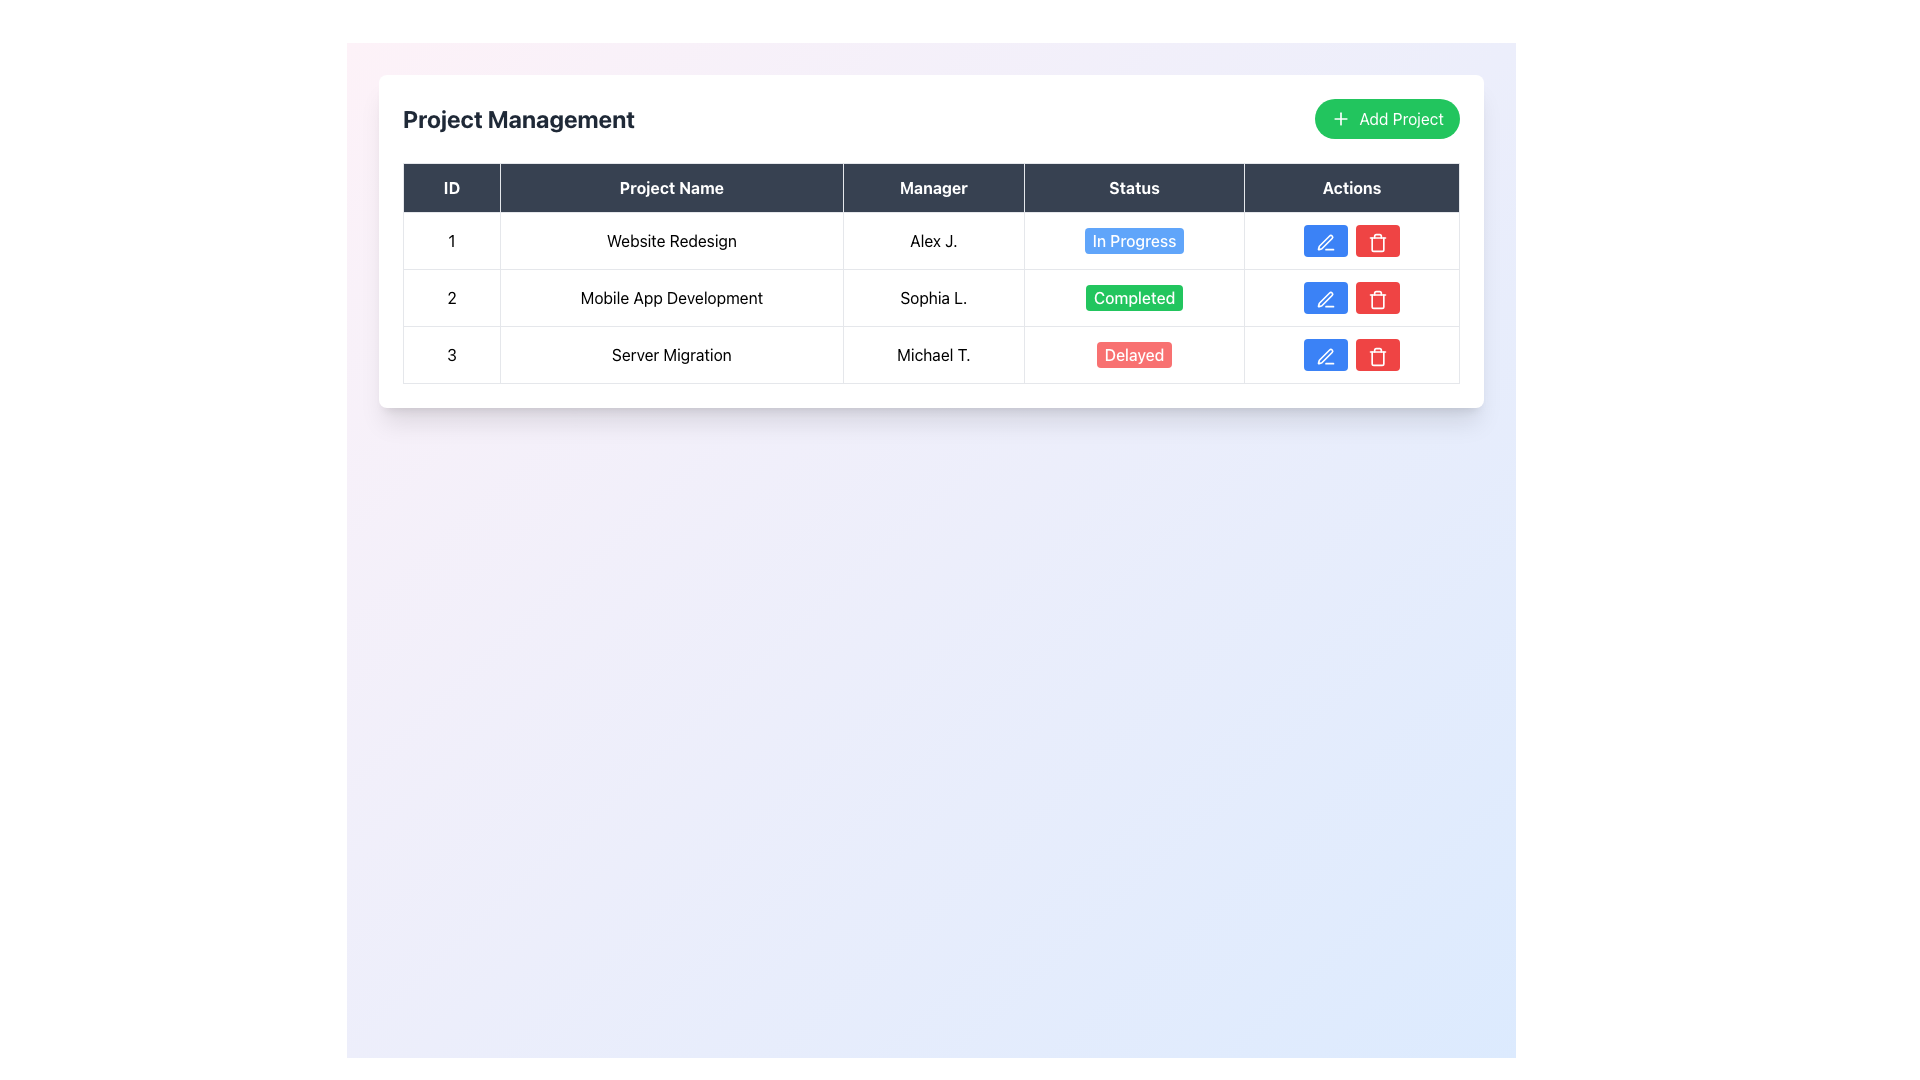  Describe the element at coordinates (1325, 299) in the screenshot. I see `the edit icon button in the 'Actions' column of the second row` at that location.